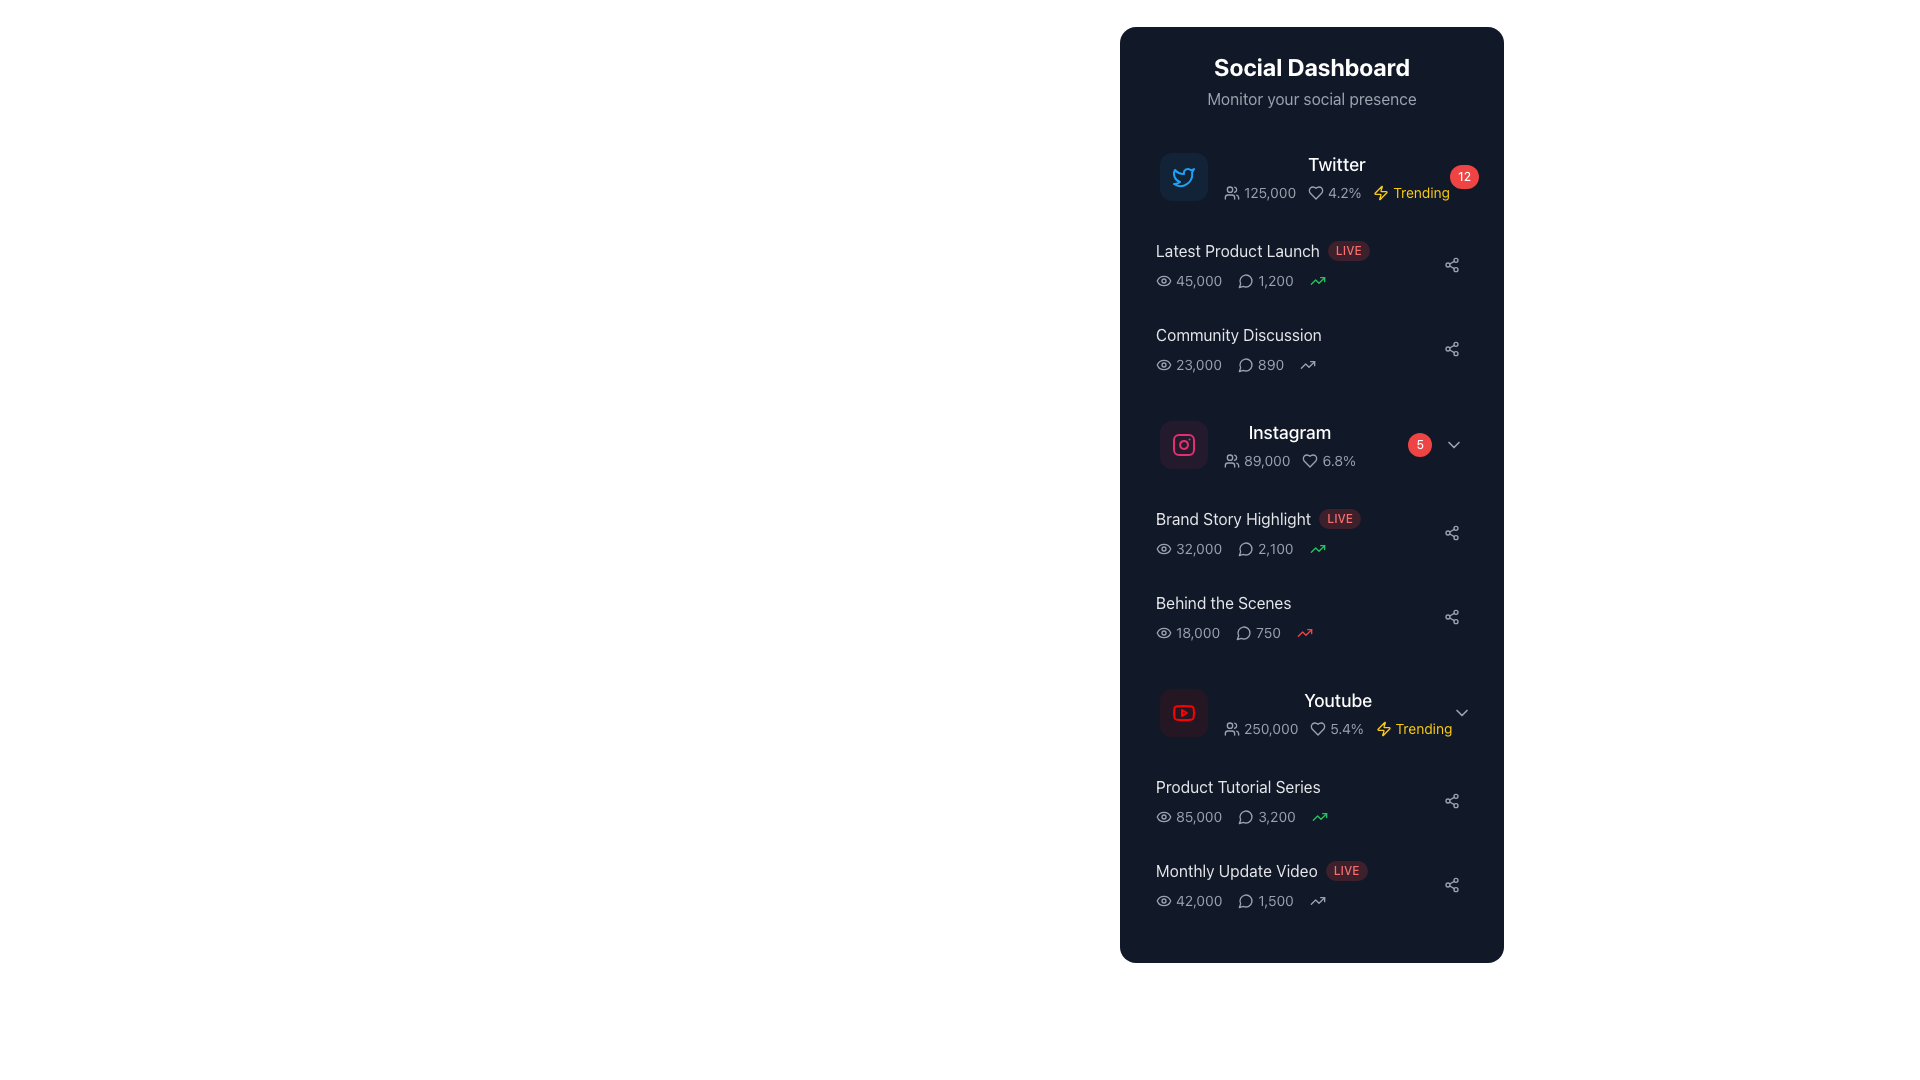 This screenshot has width=1920, height=1080. What do you see at coordinates (1305, 632) in the screenshot?
I see `the increase metric icon located at the far right of the bottommost row in the 'Behind the Scenes' section of the 'Social Dashboard'` at bounding box center [1305, 632].